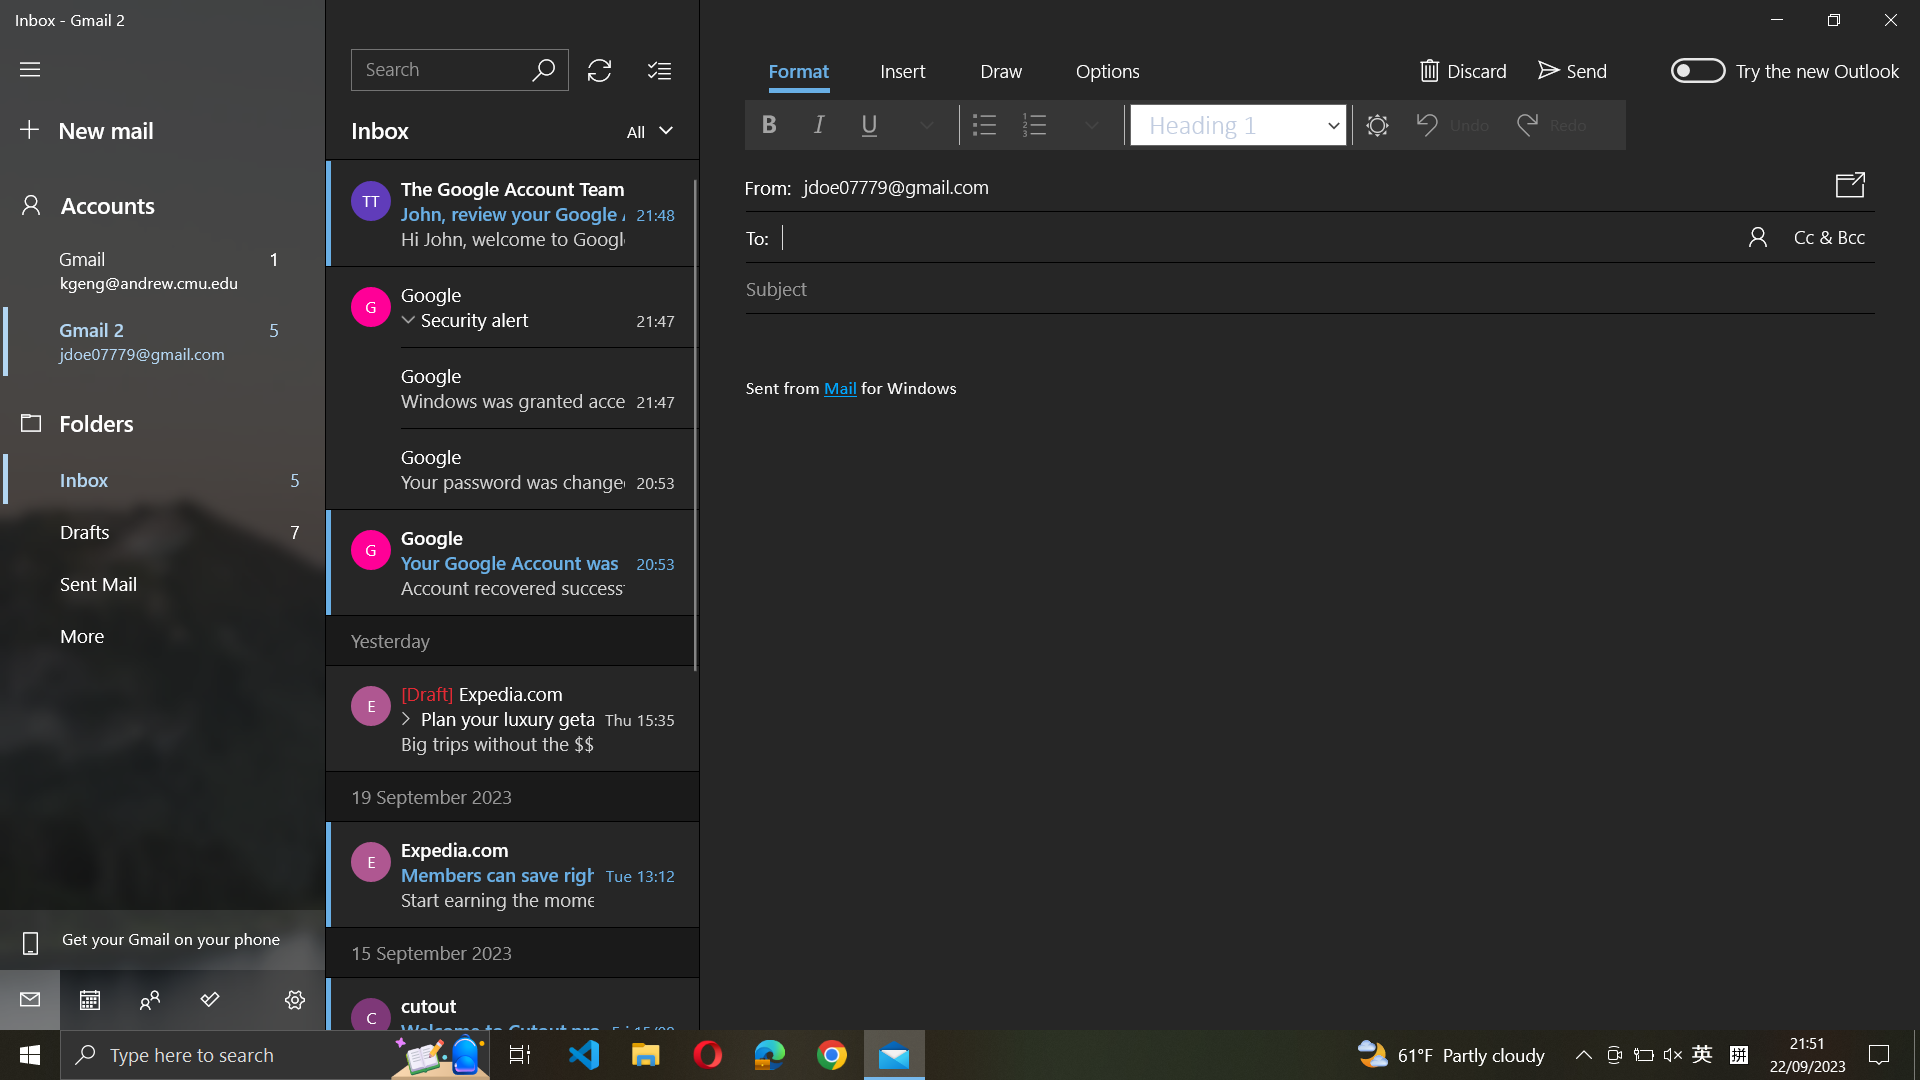 The image size is (1920, 1080). Describe the element at coordinates (598, 68) in the screenshot. I see `Renew the contents of inbox` at that location.